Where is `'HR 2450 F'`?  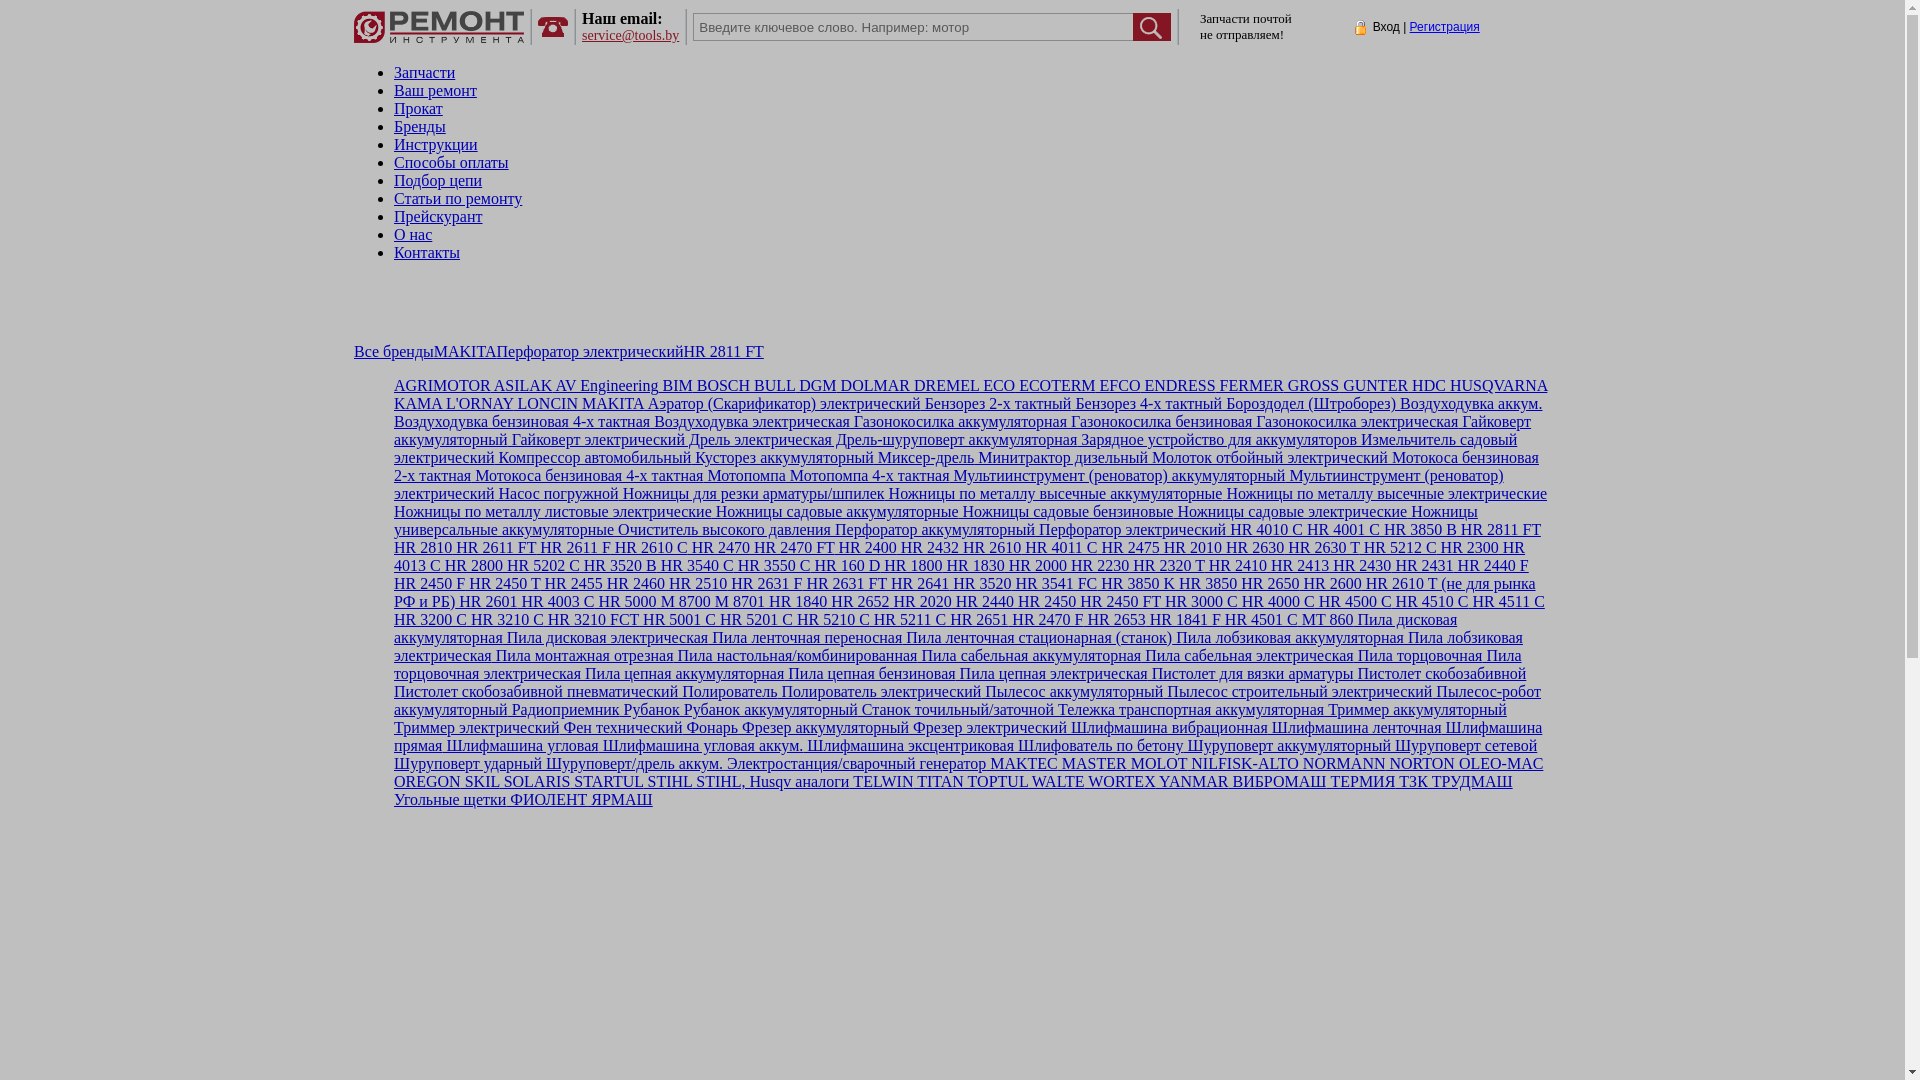 'HR 2450 F' is located at coordinates (428, 583).